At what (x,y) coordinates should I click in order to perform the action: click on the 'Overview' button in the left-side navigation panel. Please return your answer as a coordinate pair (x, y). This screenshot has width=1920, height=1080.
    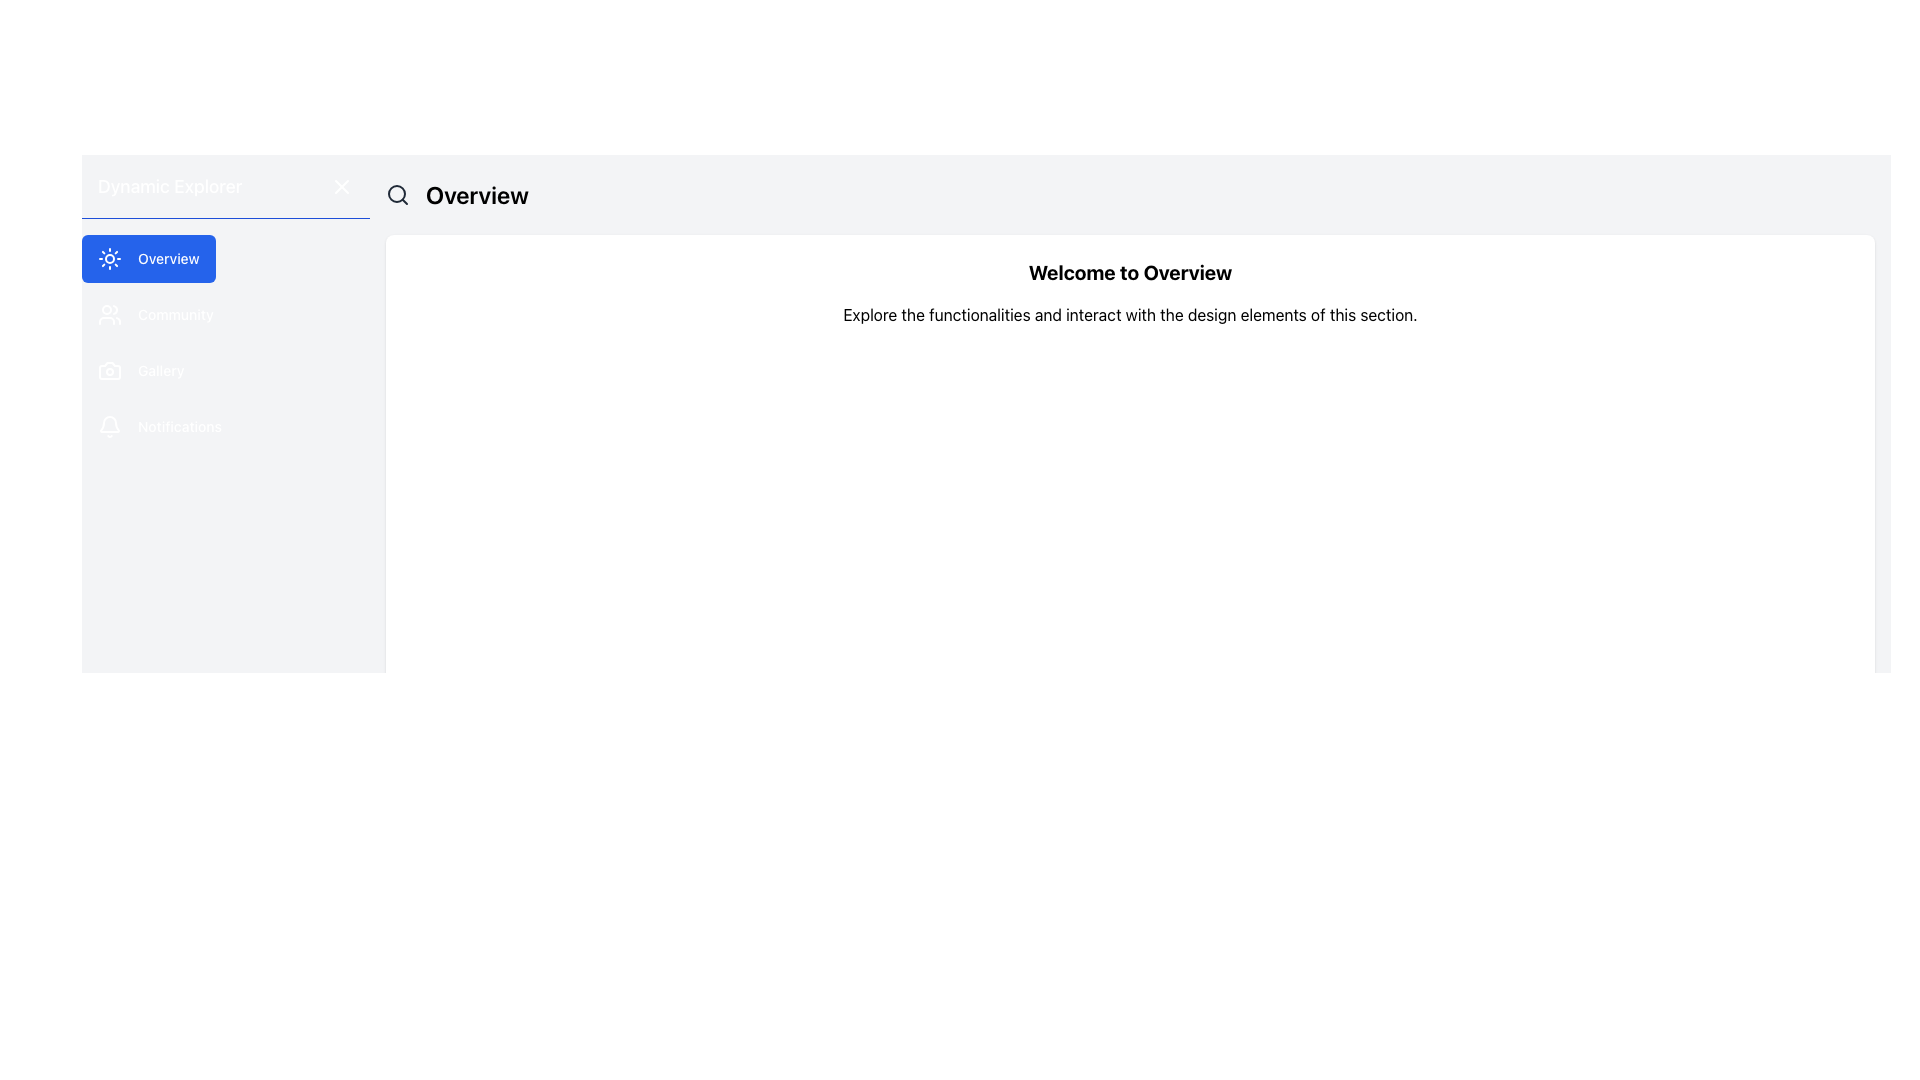
    Looking at the image, I should click on (109, 257).